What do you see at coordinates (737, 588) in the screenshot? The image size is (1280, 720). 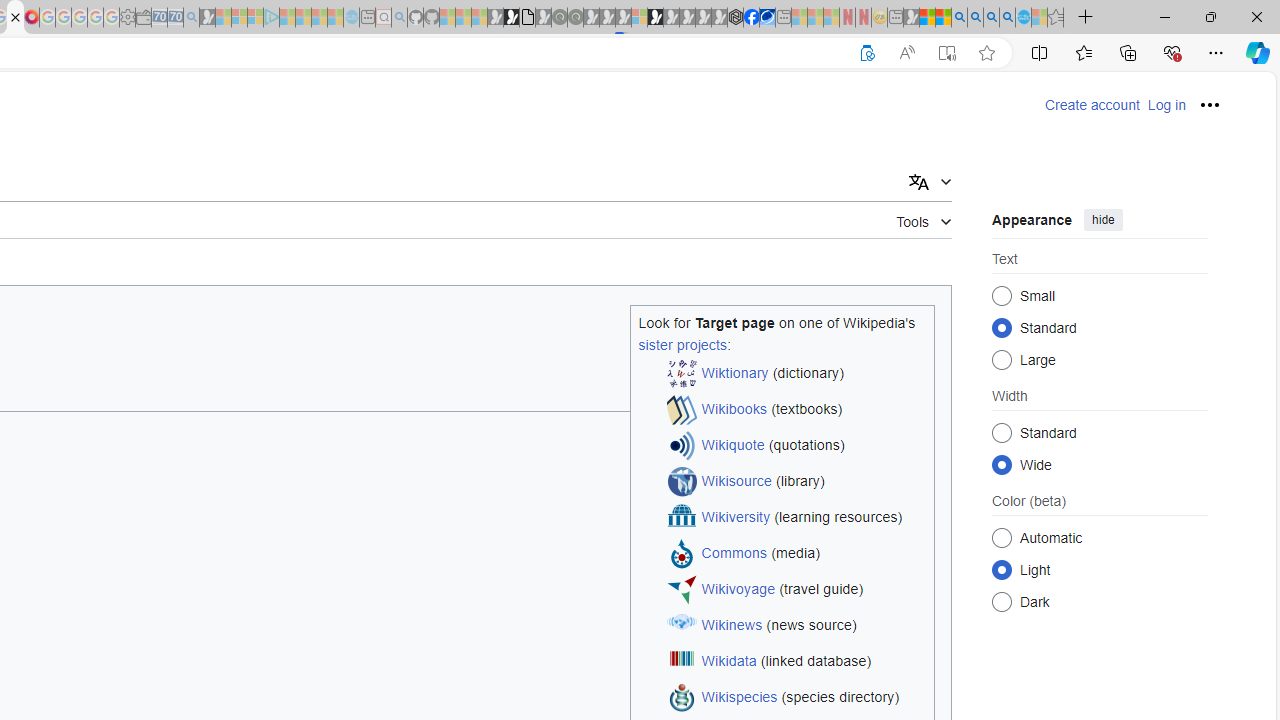 I see `'Wikivoyage'` at bounding box center [737, 588].